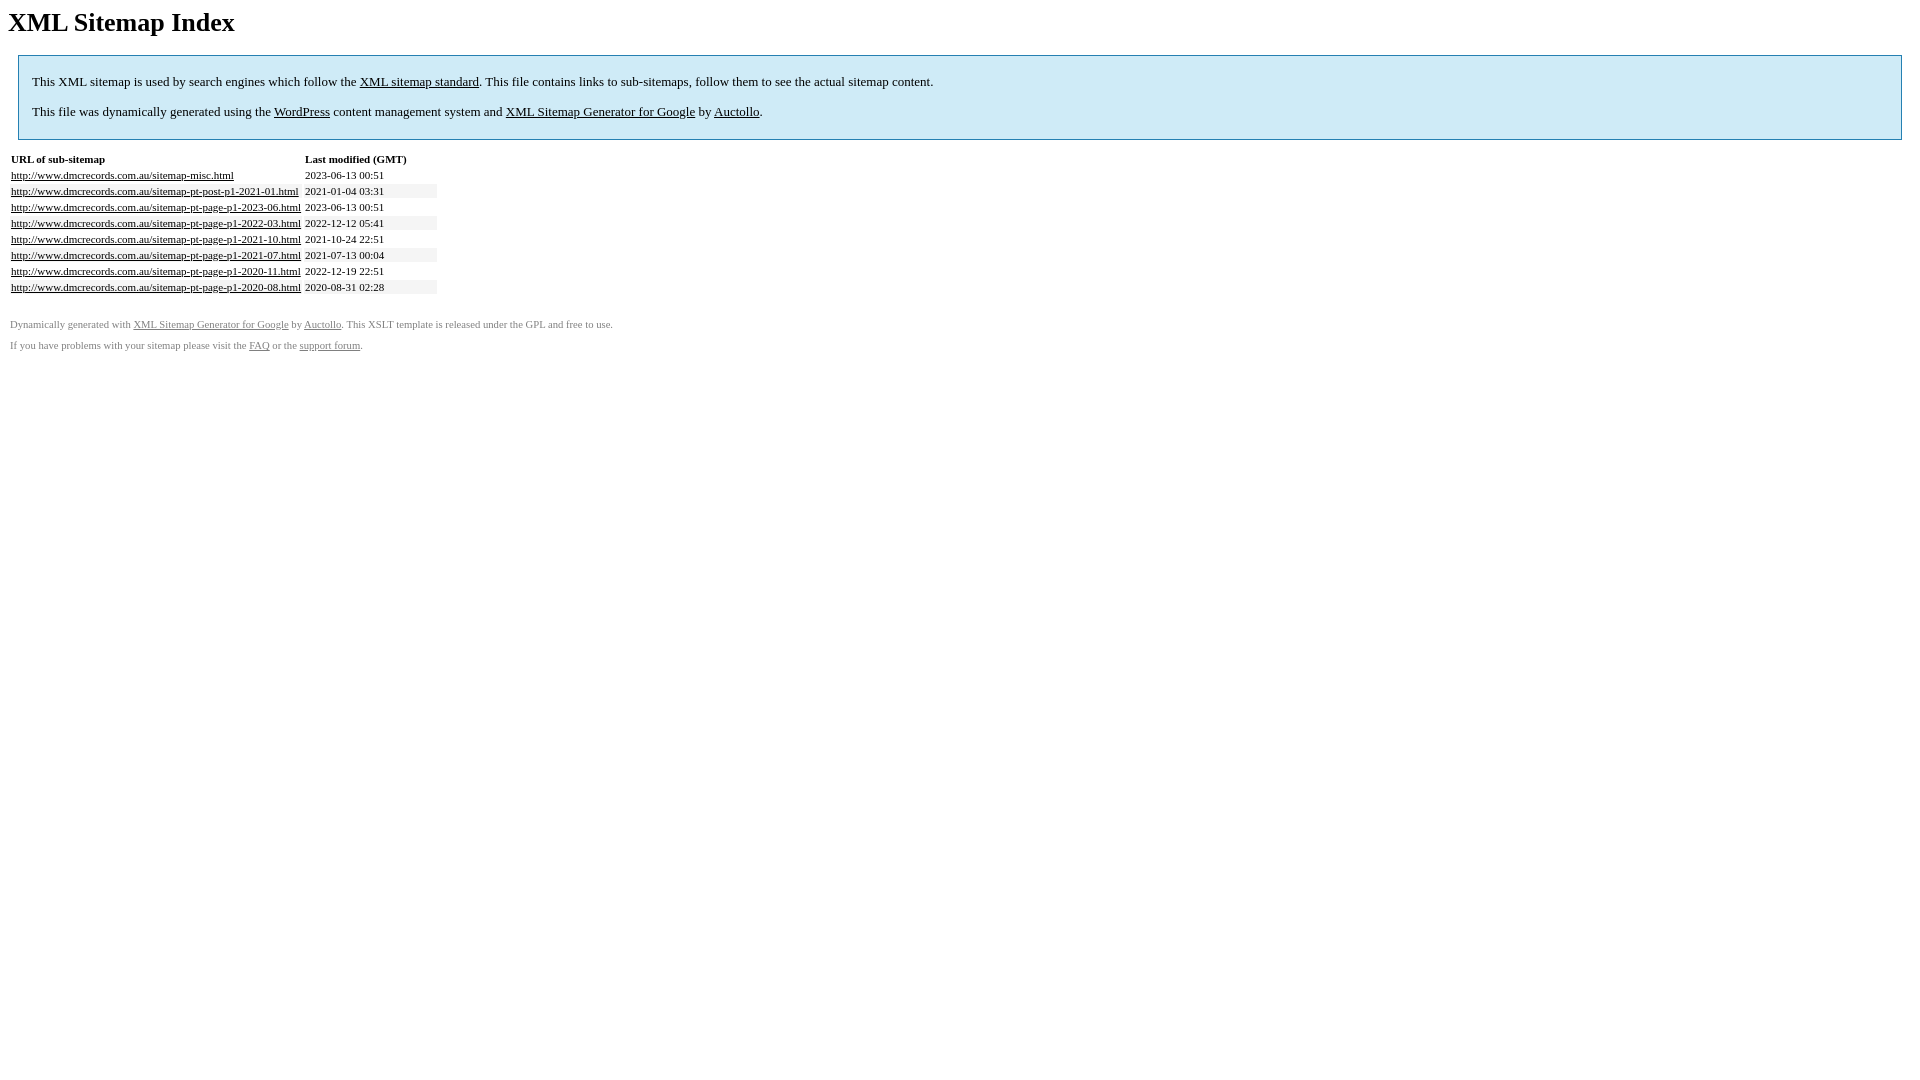 The height and width of the screenshot is (1080, 1920). Describe the element at coordinates (418, 80) in the screenshot. I see `'XML sitemap standard'` at that location.